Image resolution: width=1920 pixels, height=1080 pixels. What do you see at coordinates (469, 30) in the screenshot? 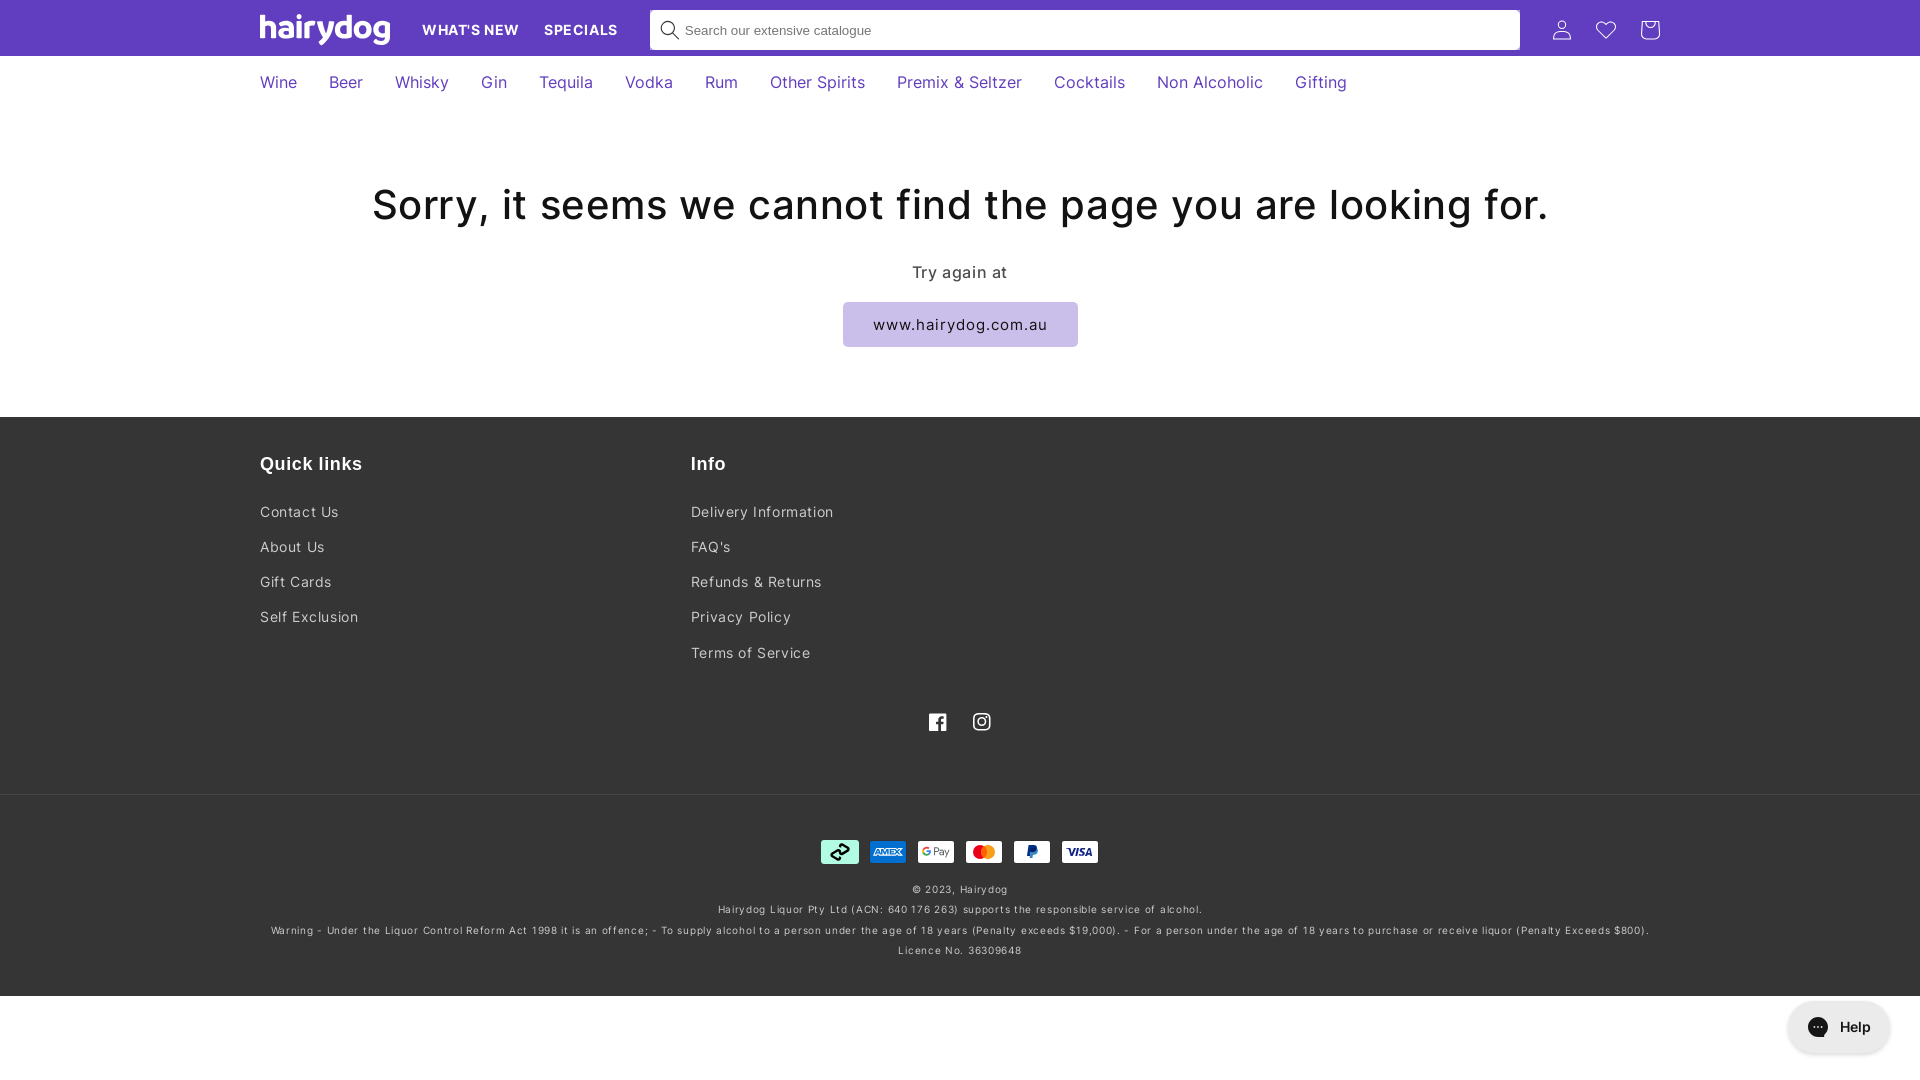
I see `'WHAT'S NEW'` at bounding box center [469, 30].